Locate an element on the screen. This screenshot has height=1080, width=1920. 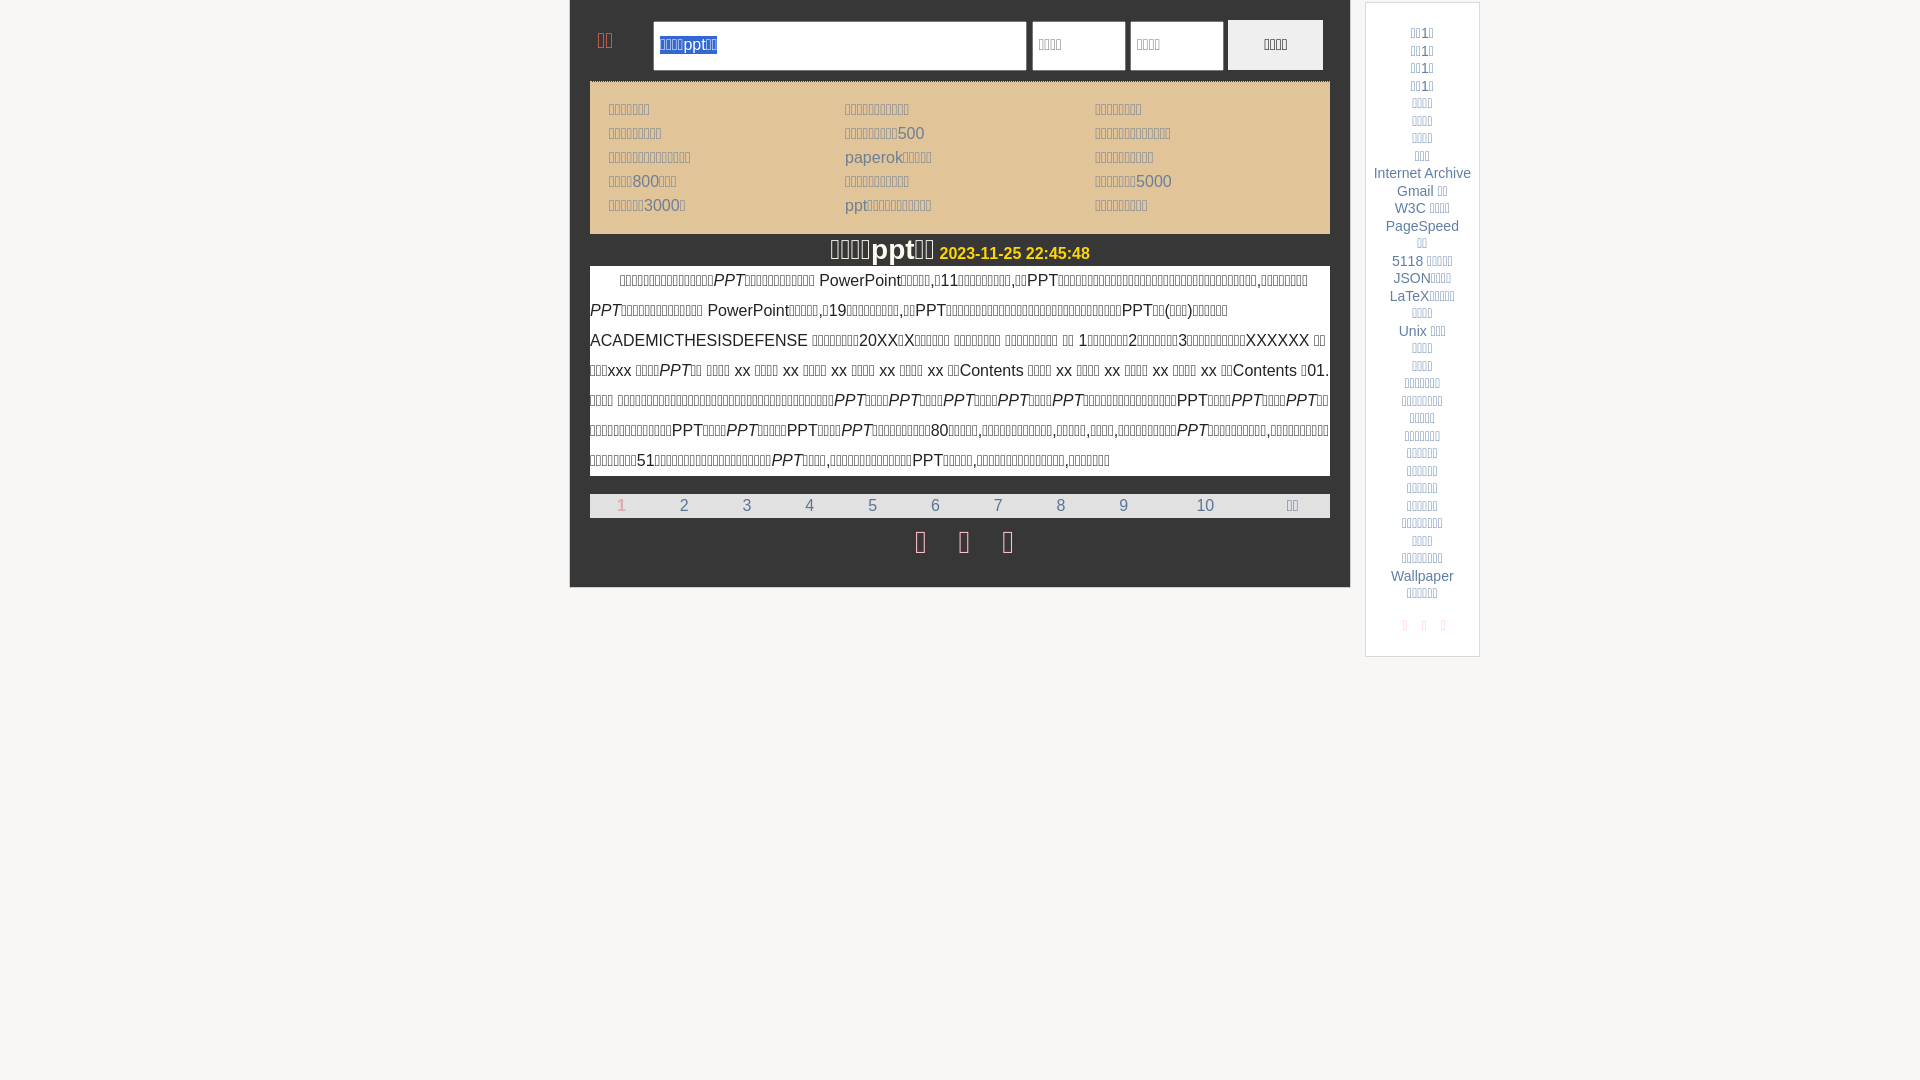
'PageSpeed' is located at coordinates (1421, 225).